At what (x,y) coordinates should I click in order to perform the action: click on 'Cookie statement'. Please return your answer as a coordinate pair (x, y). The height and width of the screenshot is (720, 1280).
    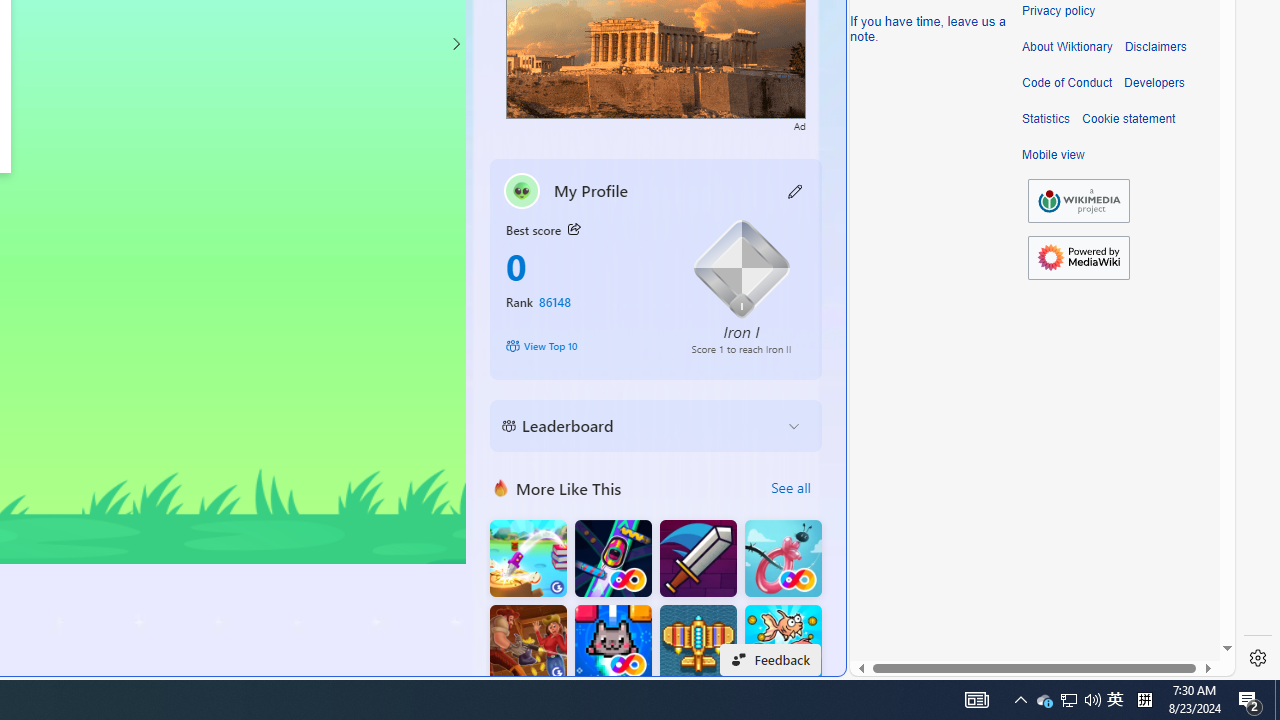
    Looking at the image, I should click on (1128, 119).